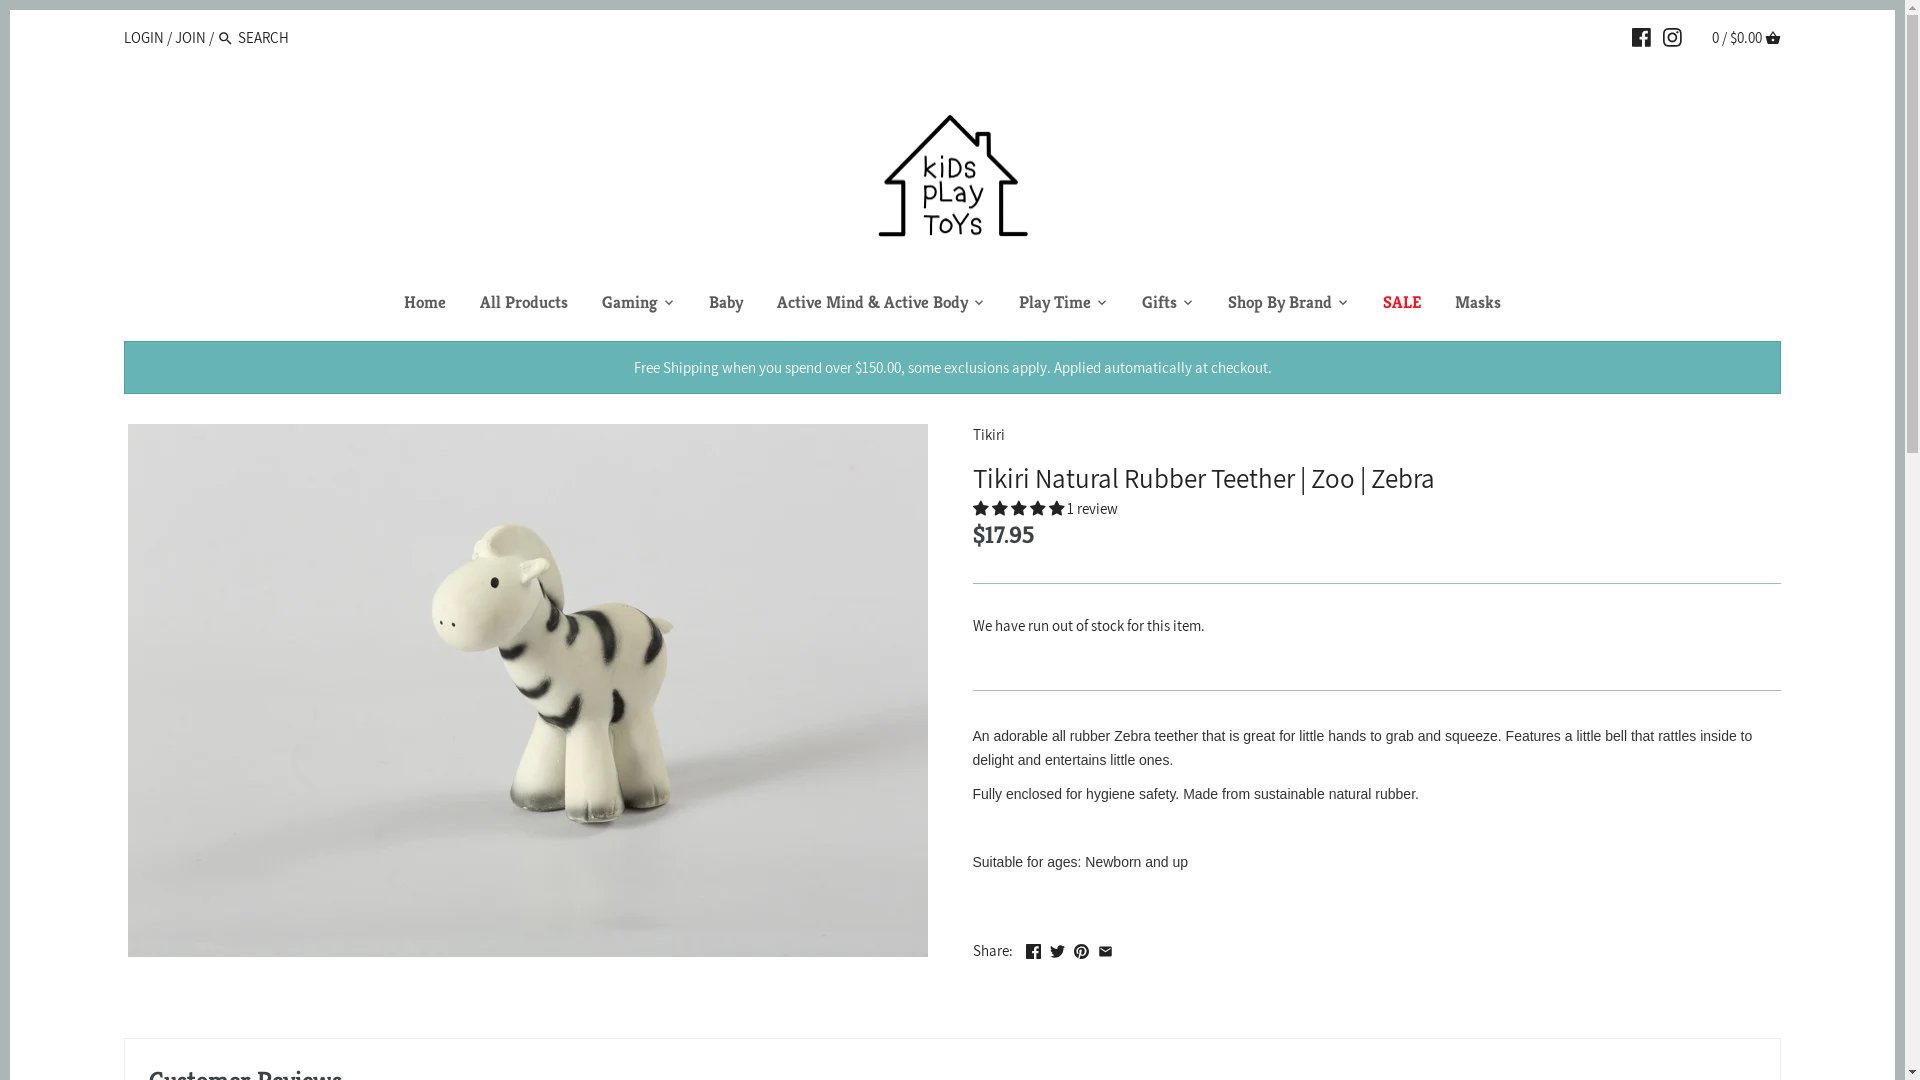 The image size is (1920, 1080). What do you see at coordinates (143, 37) in the screenshot?
I see `'LOGIN'` at bounding box center [143, 37].